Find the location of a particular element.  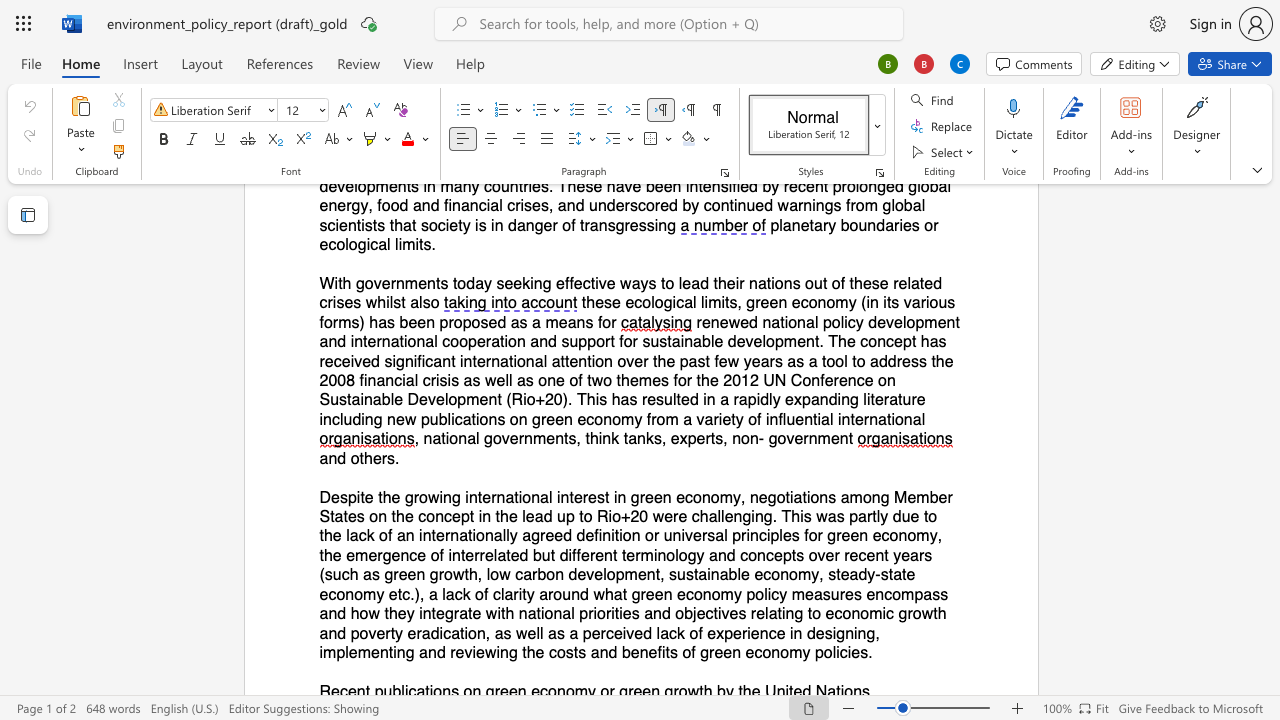

the 3th character "s" in the text is located at coordinates (719, 438).